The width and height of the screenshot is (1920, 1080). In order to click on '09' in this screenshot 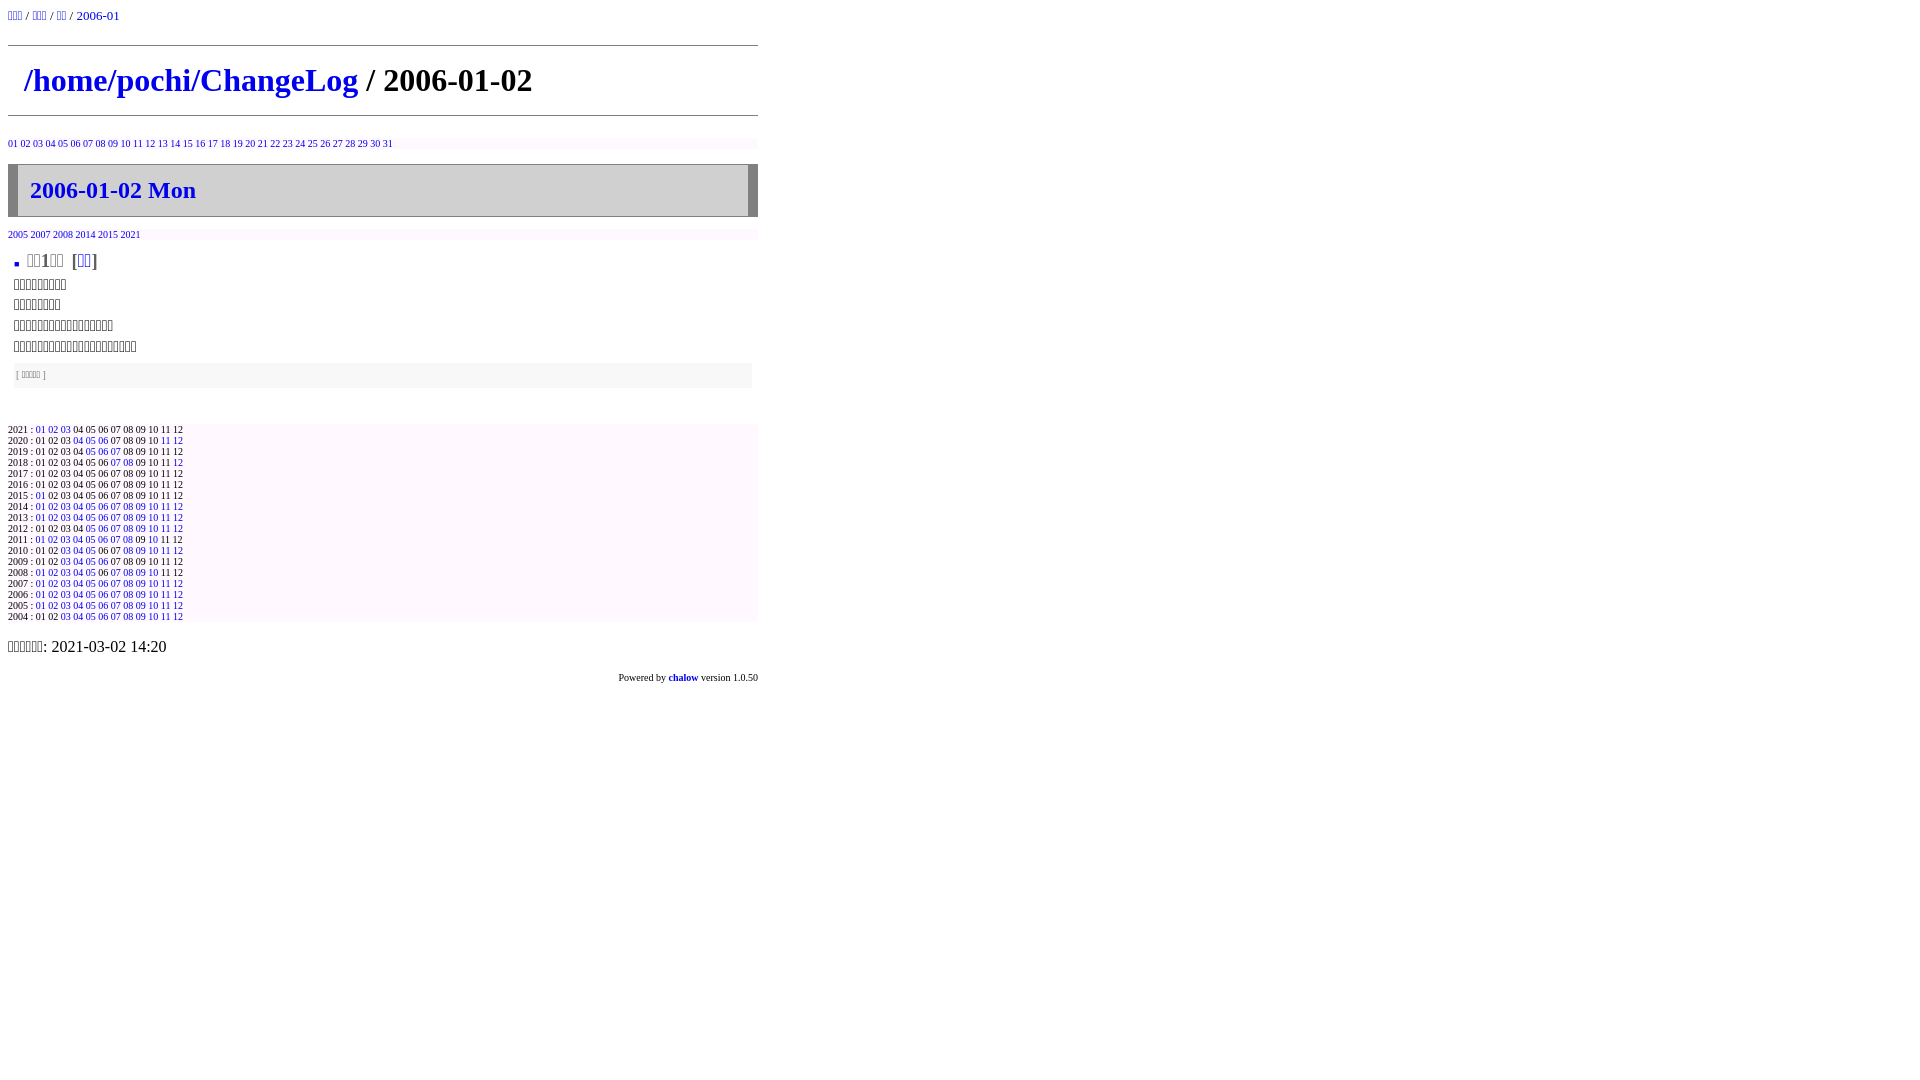, I will do `click(139, 516)`.